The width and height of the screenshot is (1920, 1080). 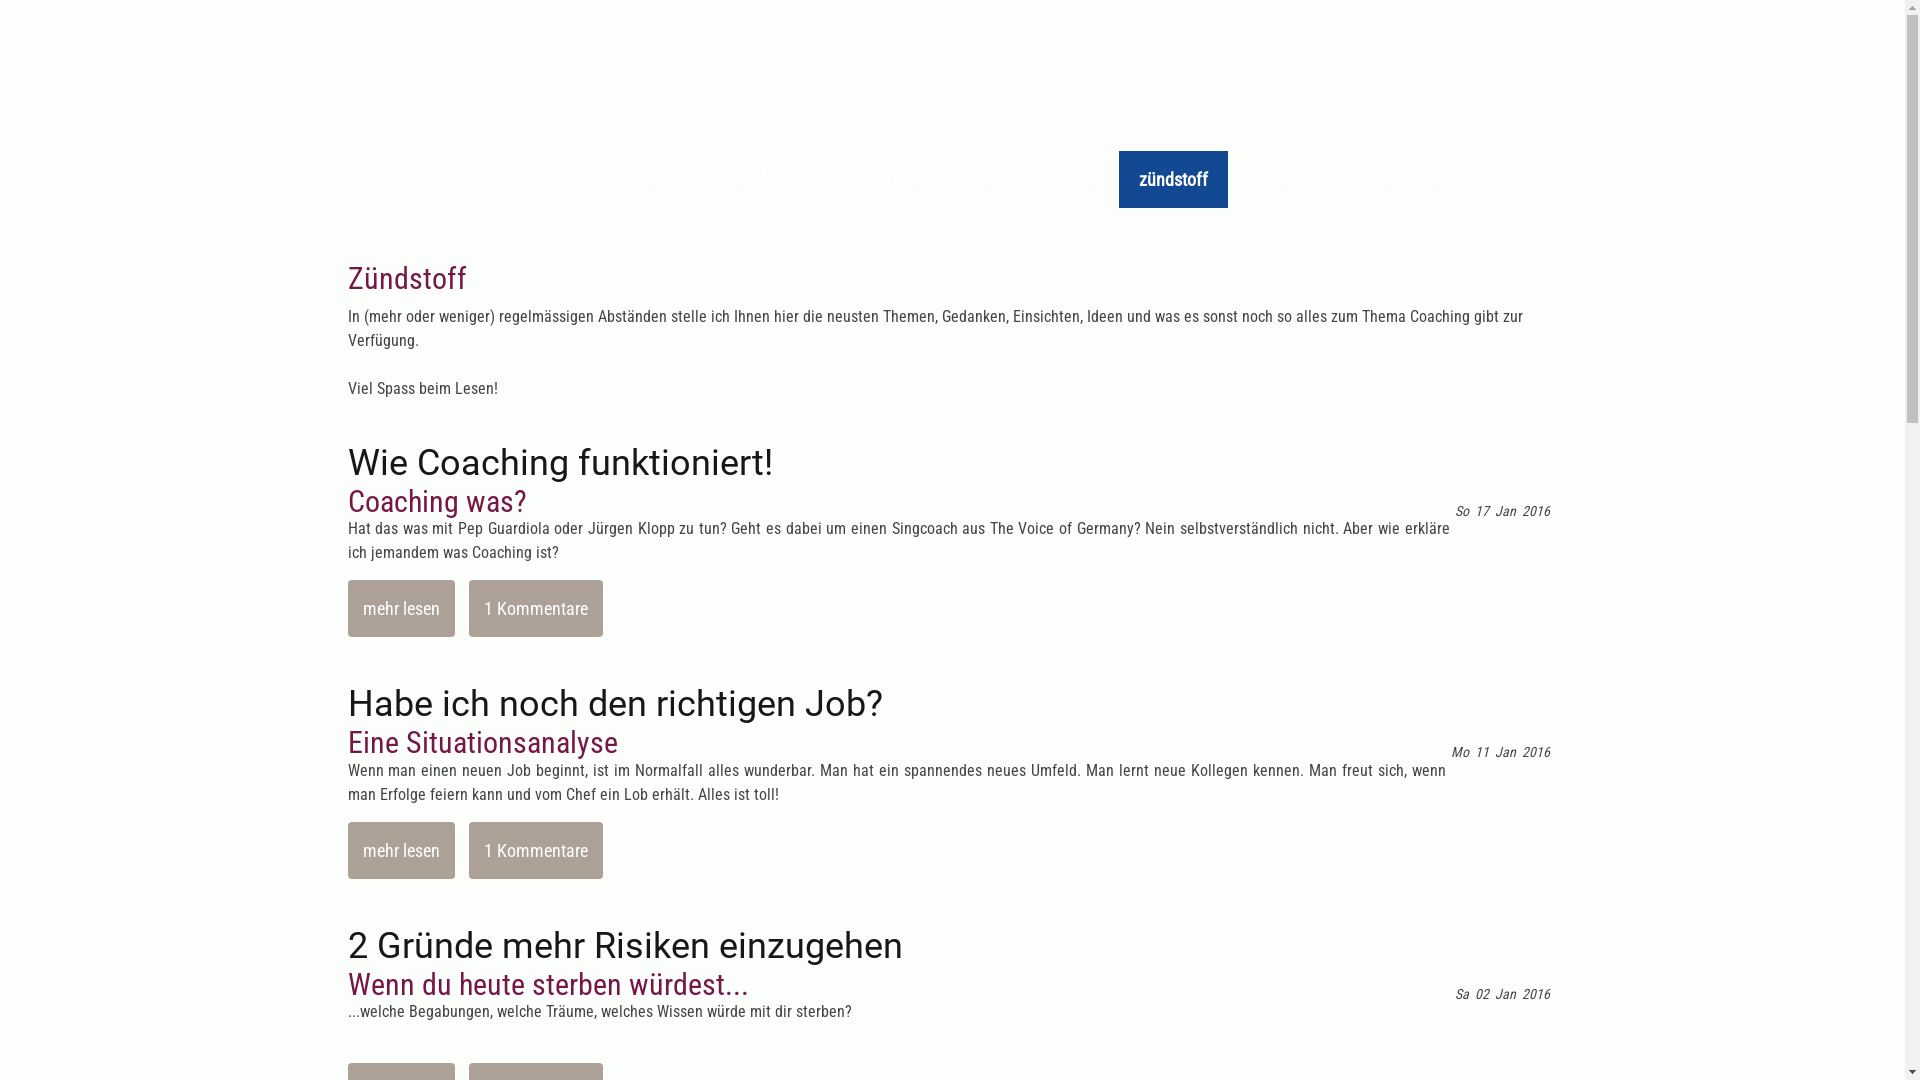 What do you see at coordinates (443, 178) in the screenshot?
I see `'home'` at bounding box center [443, 178].